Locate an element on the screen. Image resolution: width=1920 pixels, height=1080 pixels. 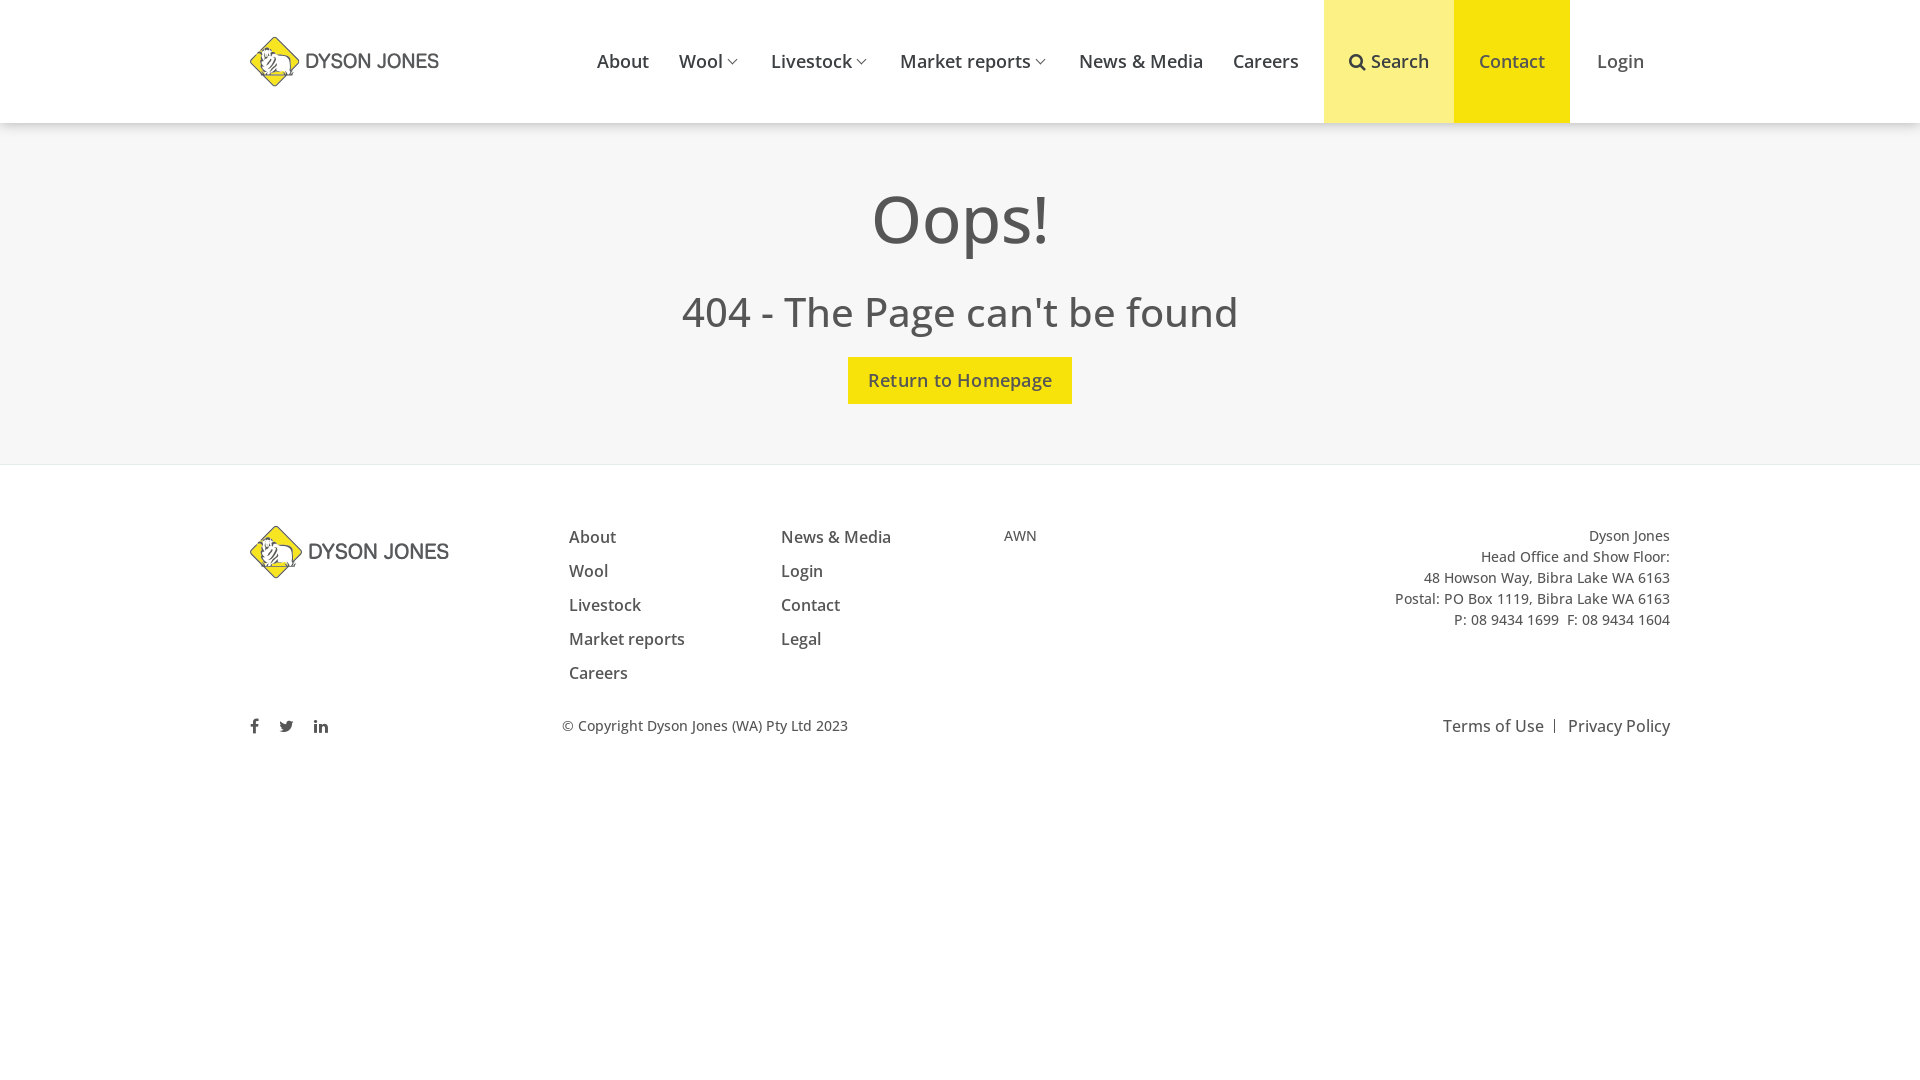
'Login' is located at coordinates (1620, 60).